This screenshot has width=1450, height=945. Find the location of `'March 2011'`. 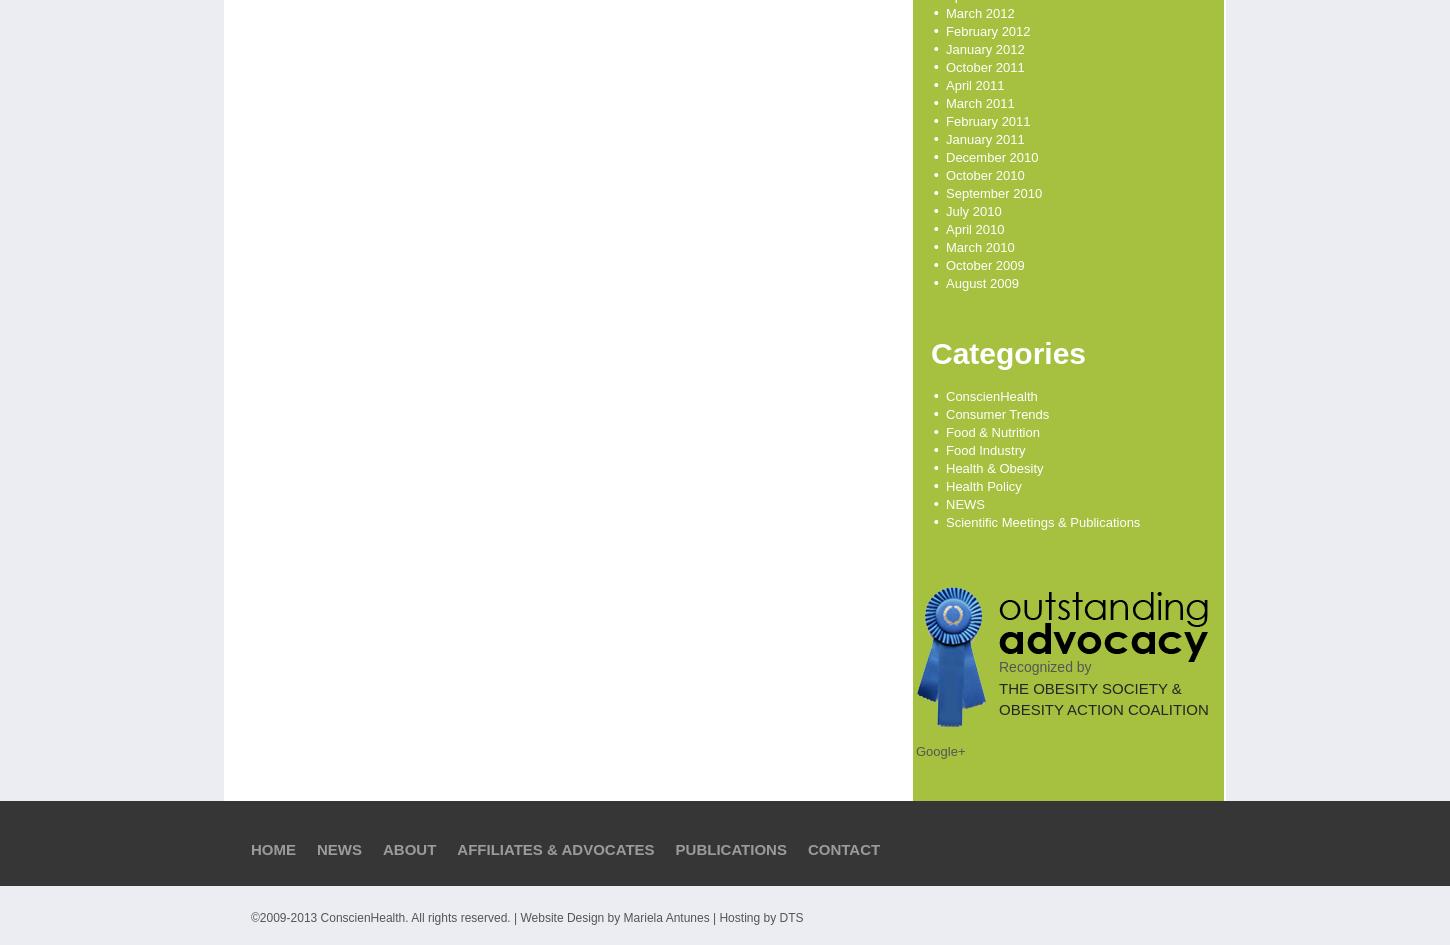

'March 2011' is located at coordinates (980, 102).